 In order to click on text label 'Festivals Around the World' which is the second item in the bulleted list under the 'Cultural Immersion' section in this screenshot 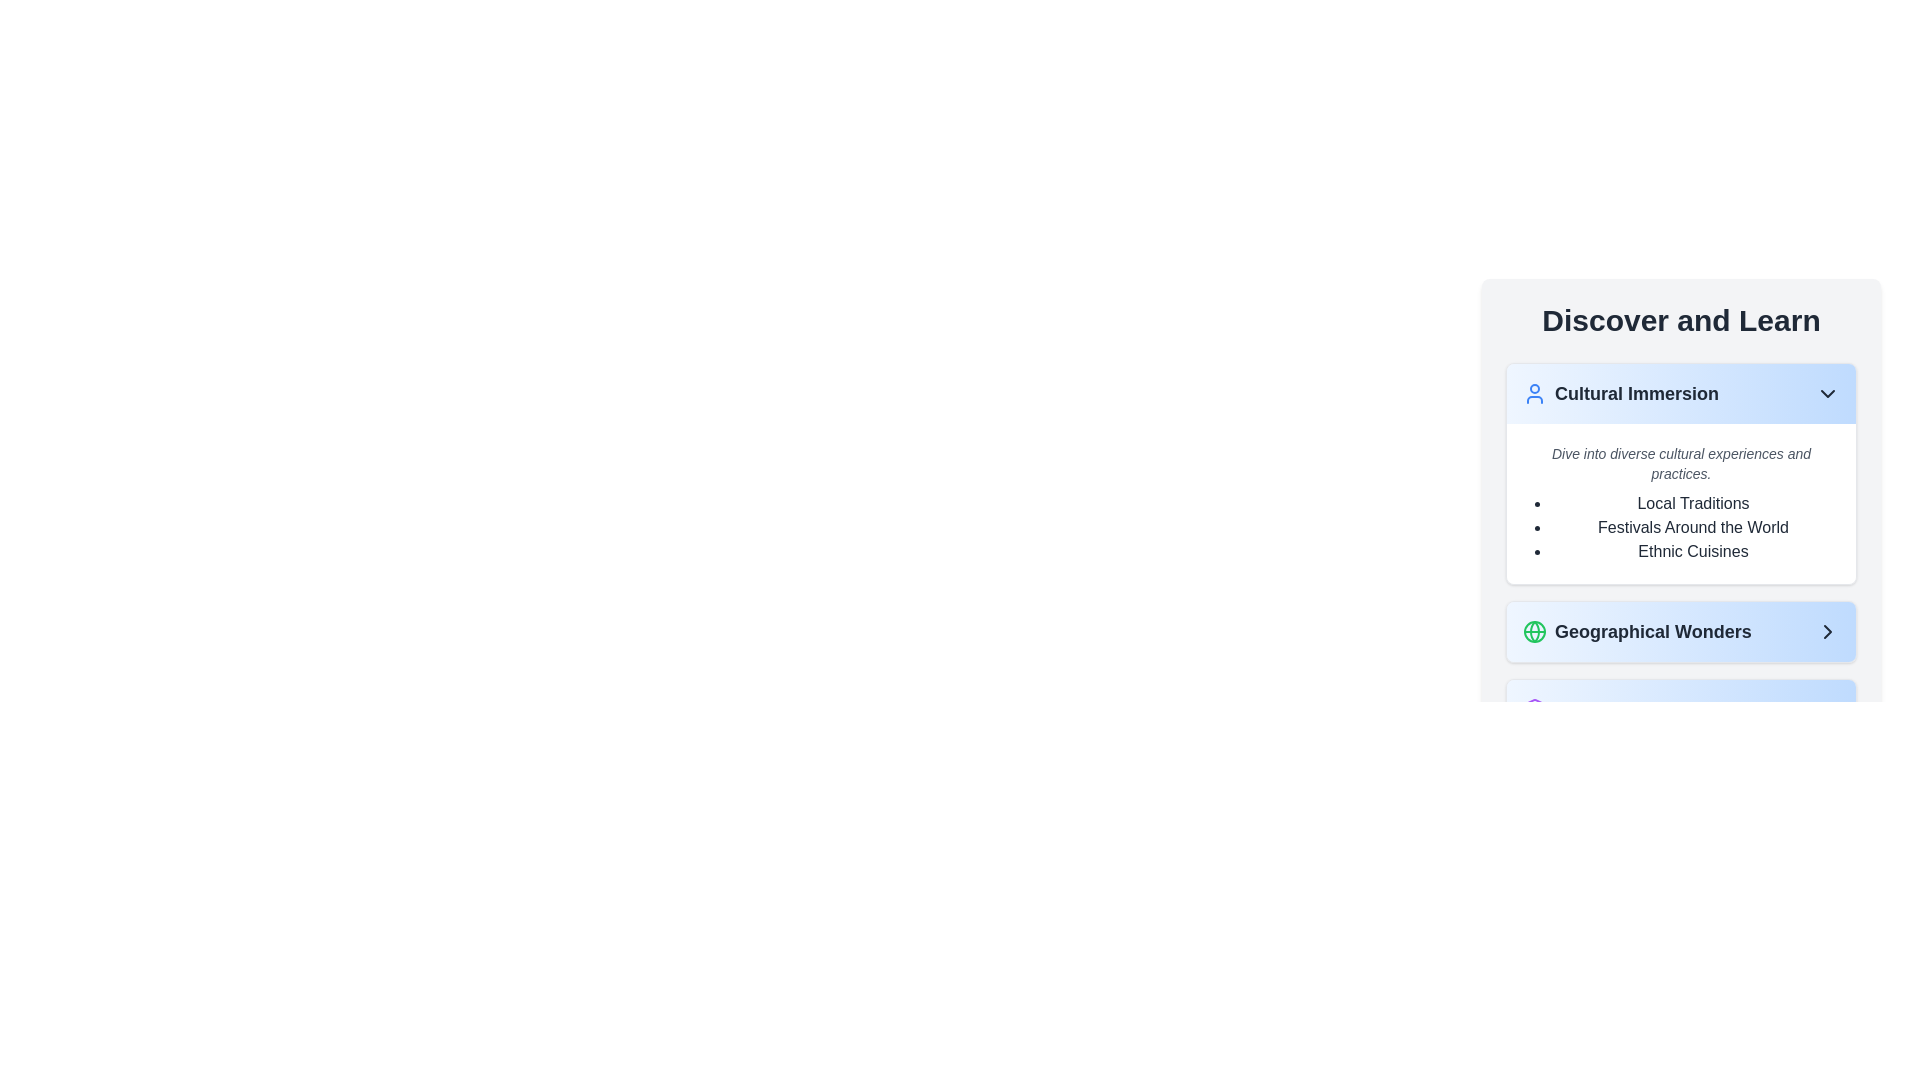, I will do `click(1692, 527)`.